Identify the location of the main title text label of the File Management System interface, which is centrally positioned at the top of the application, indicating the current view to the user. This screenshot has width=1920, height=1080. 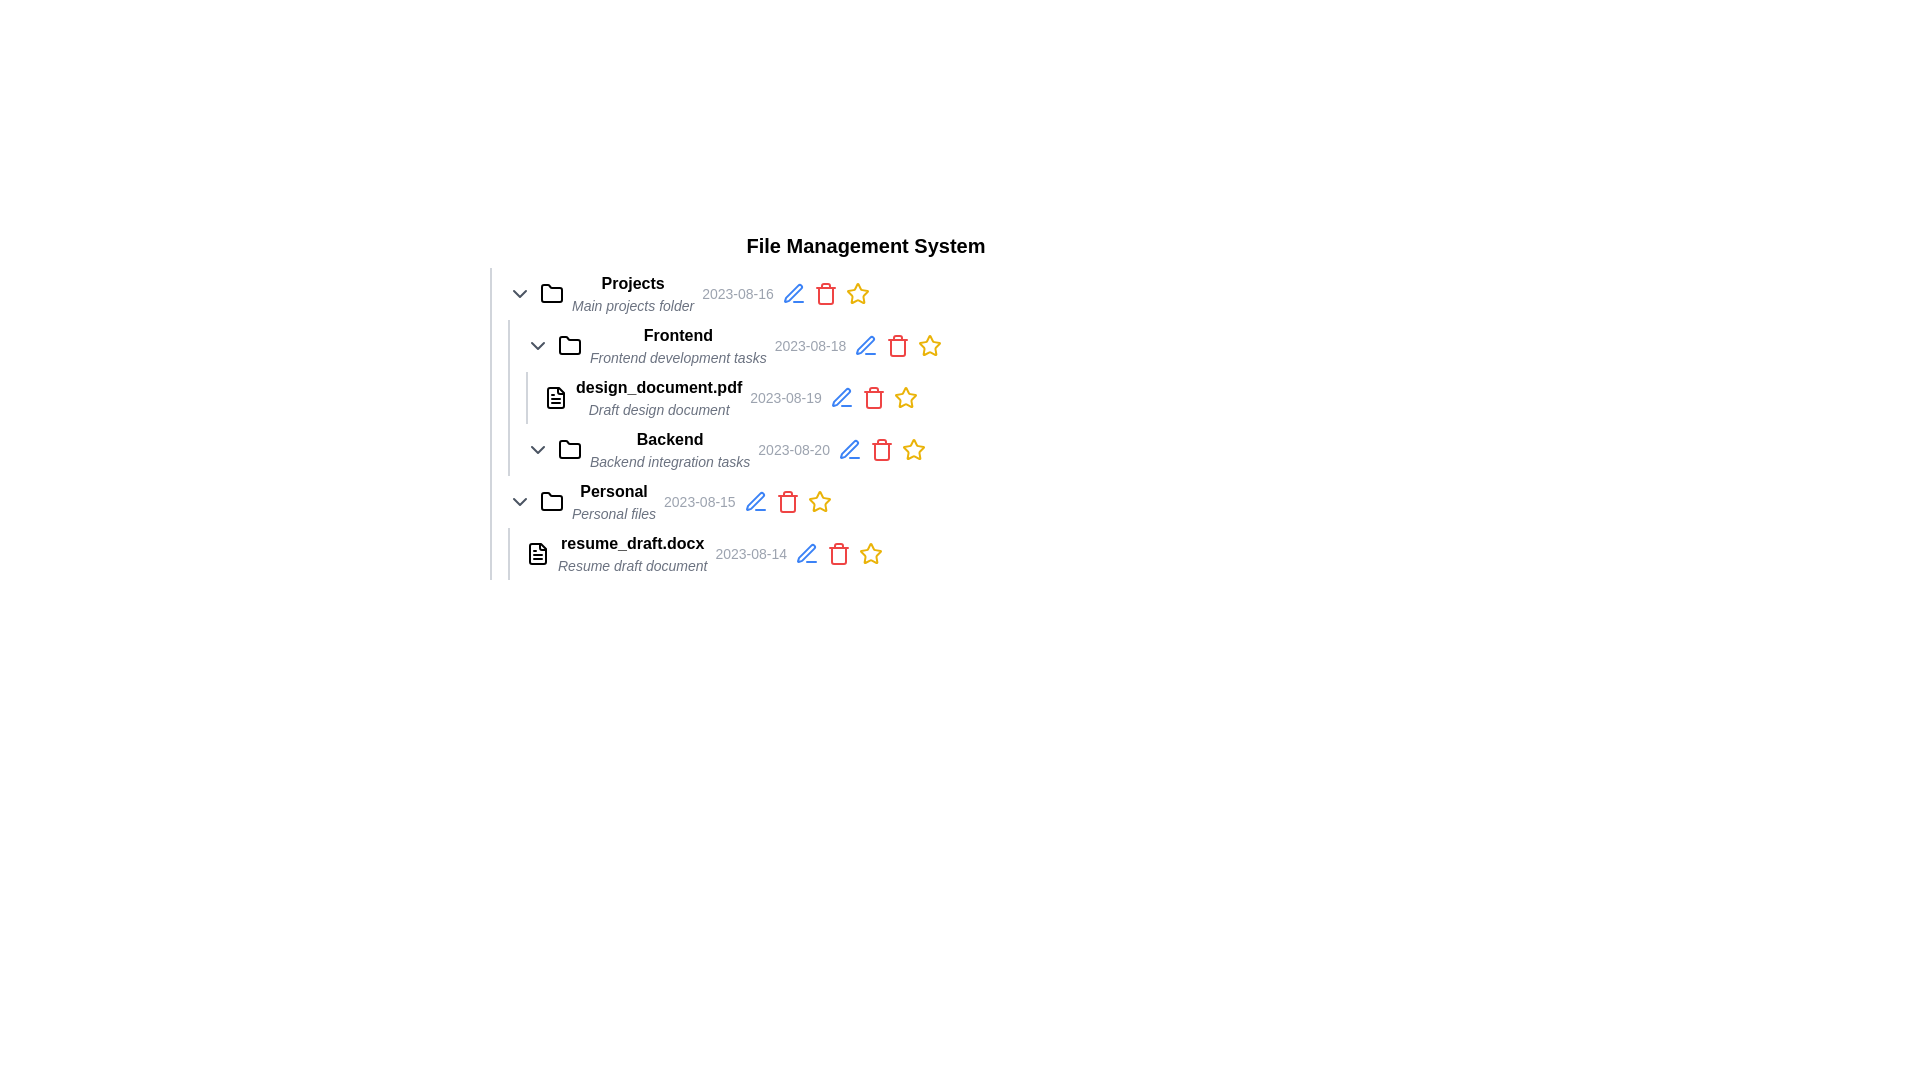
(865, 245).